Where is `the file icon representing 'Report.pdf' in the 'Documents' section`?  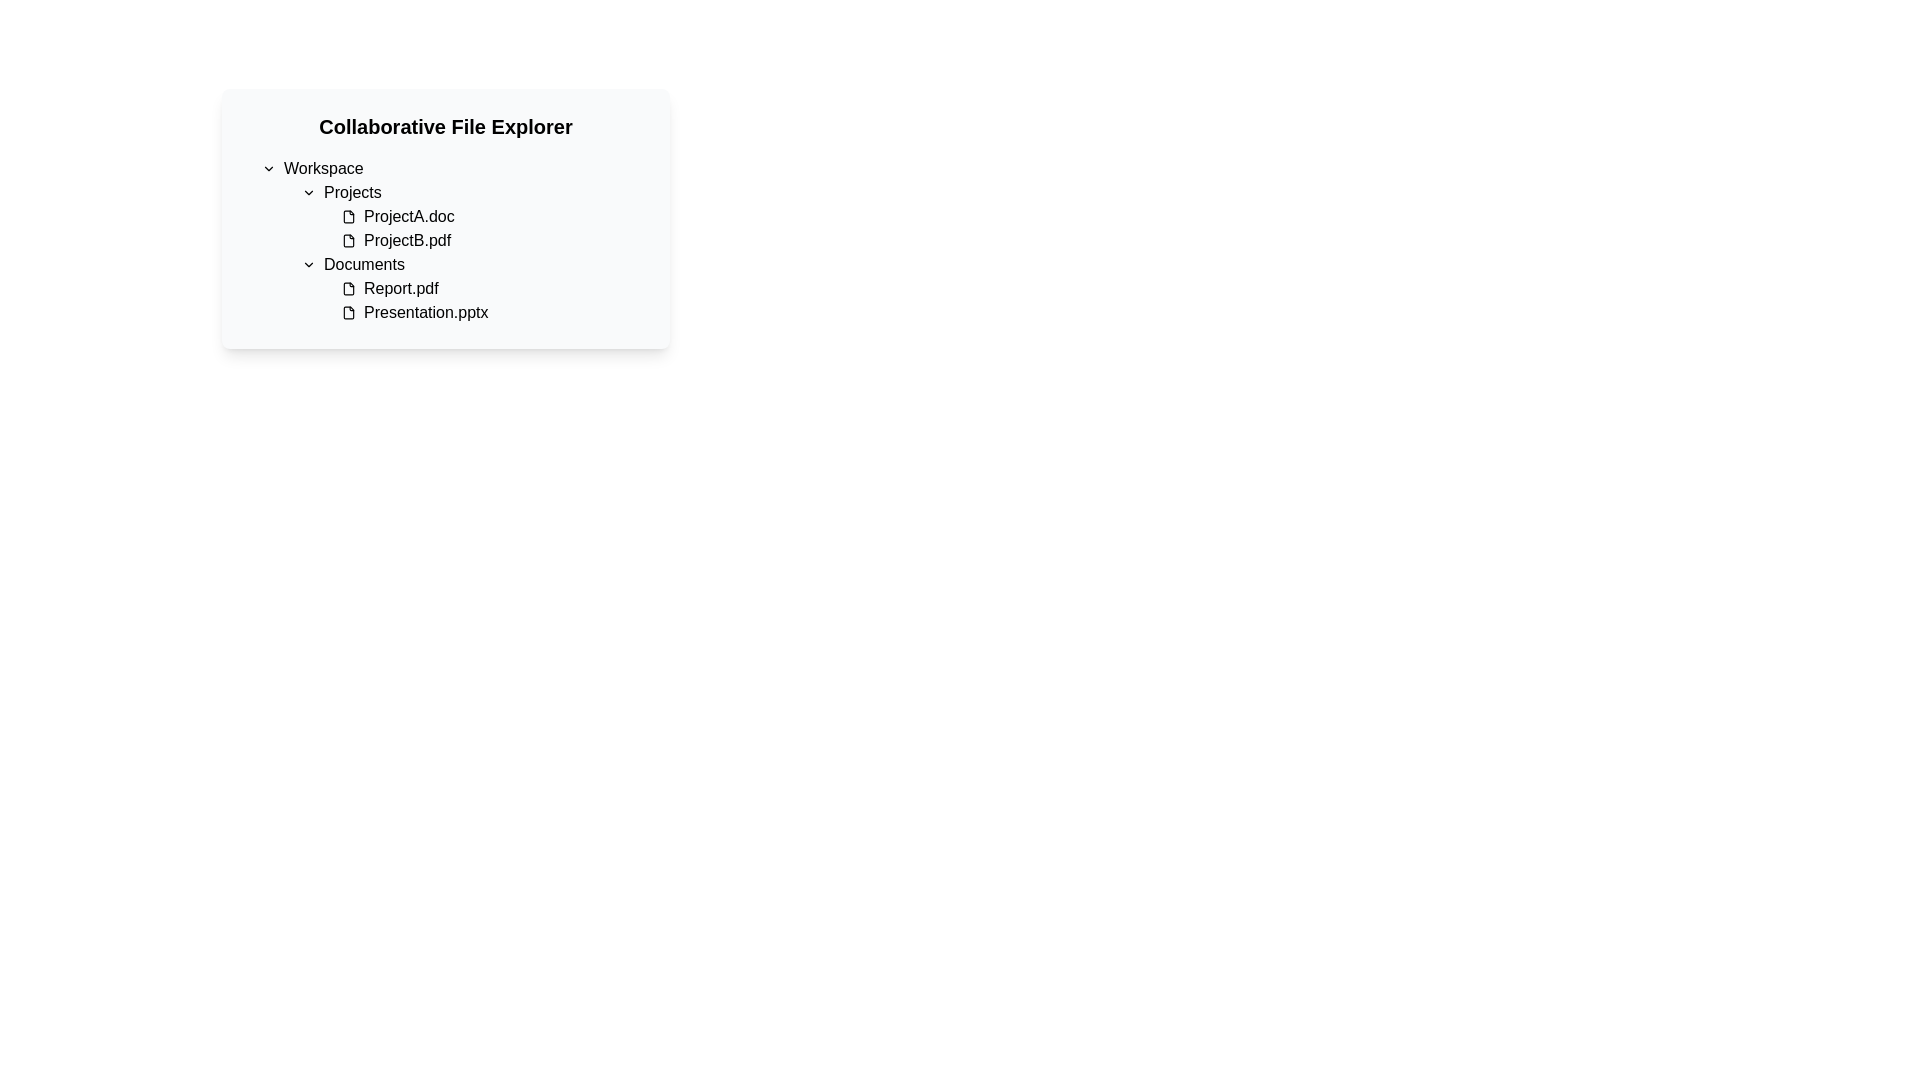 the file icon representing 'Report.pdf' in the 'Documents' section is located at coordinates (349, 289).